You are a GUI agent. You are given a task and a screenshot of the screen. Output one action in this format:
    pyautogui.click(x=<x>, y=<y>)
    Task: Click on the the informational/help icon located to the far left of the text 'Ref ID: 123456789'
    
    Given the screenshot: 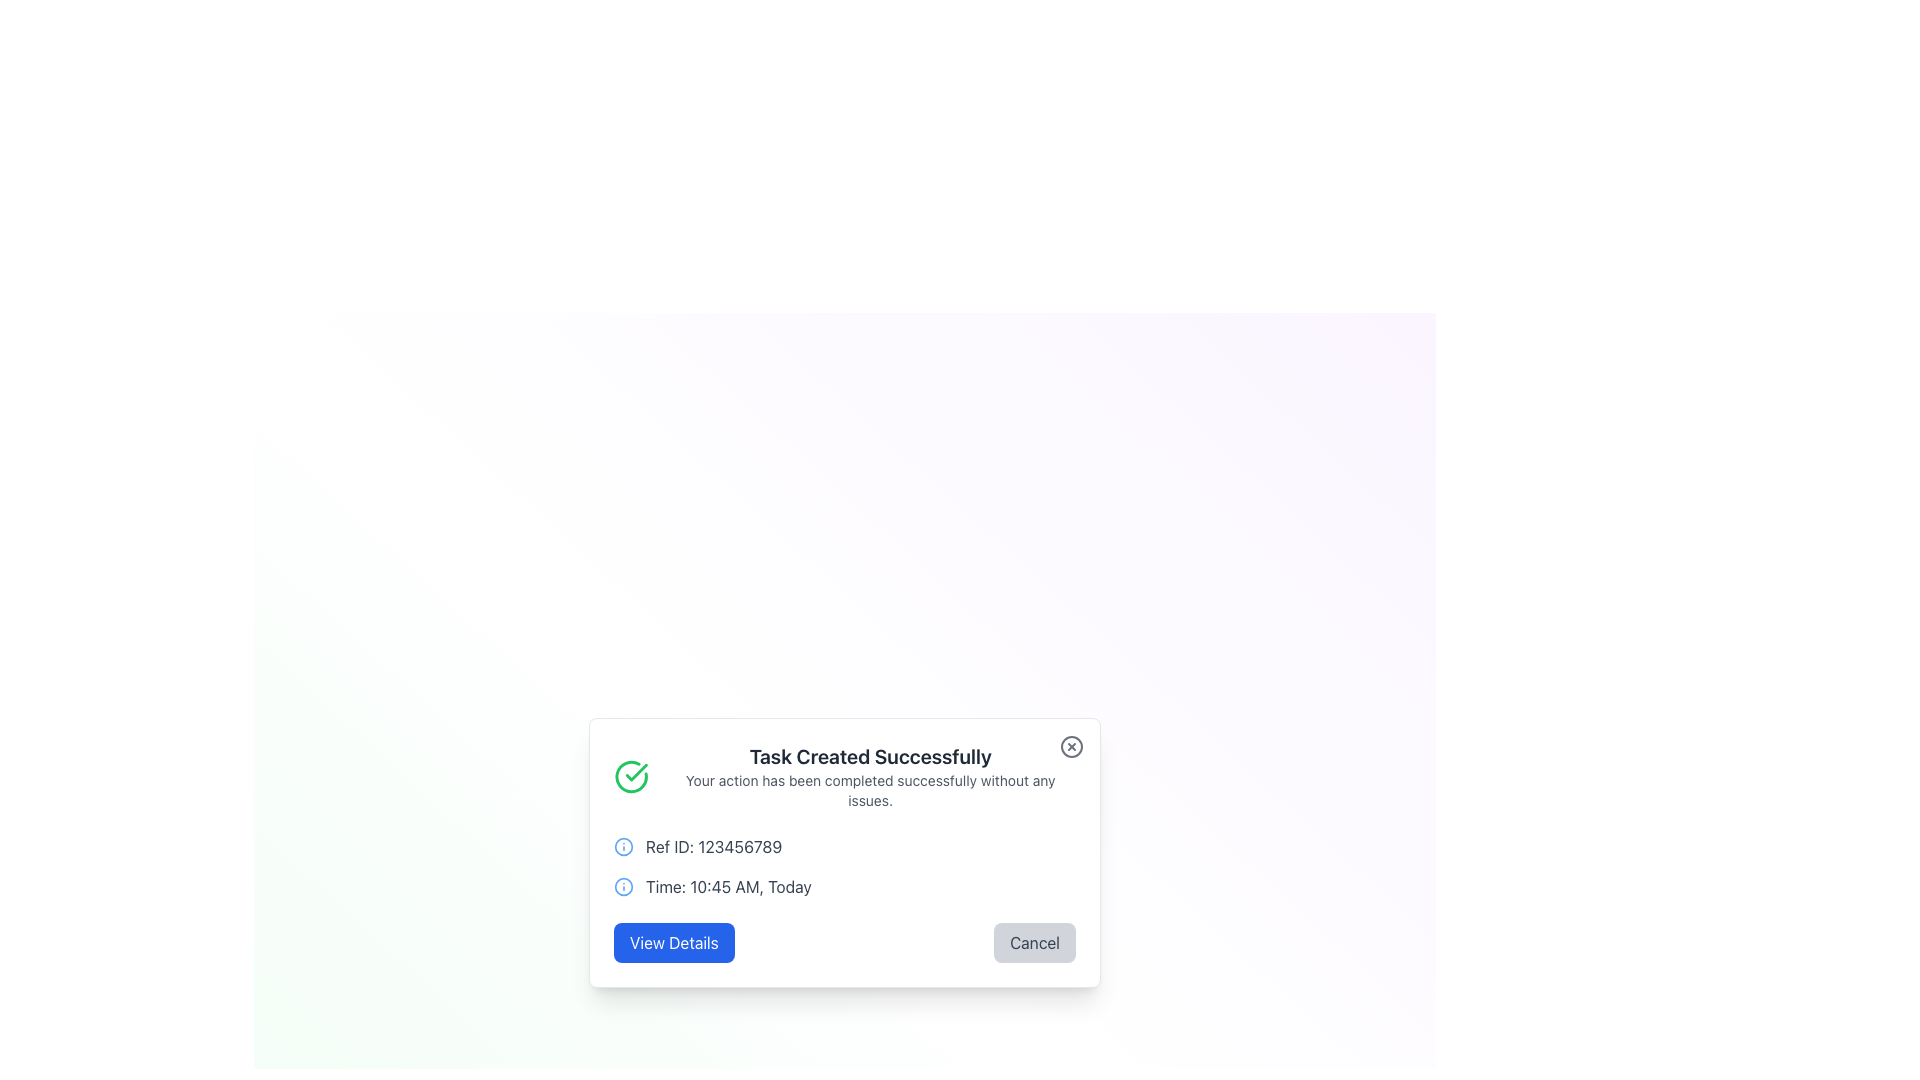 What is the action you would take?
    pyautogui.click(x=623, y=847)
    